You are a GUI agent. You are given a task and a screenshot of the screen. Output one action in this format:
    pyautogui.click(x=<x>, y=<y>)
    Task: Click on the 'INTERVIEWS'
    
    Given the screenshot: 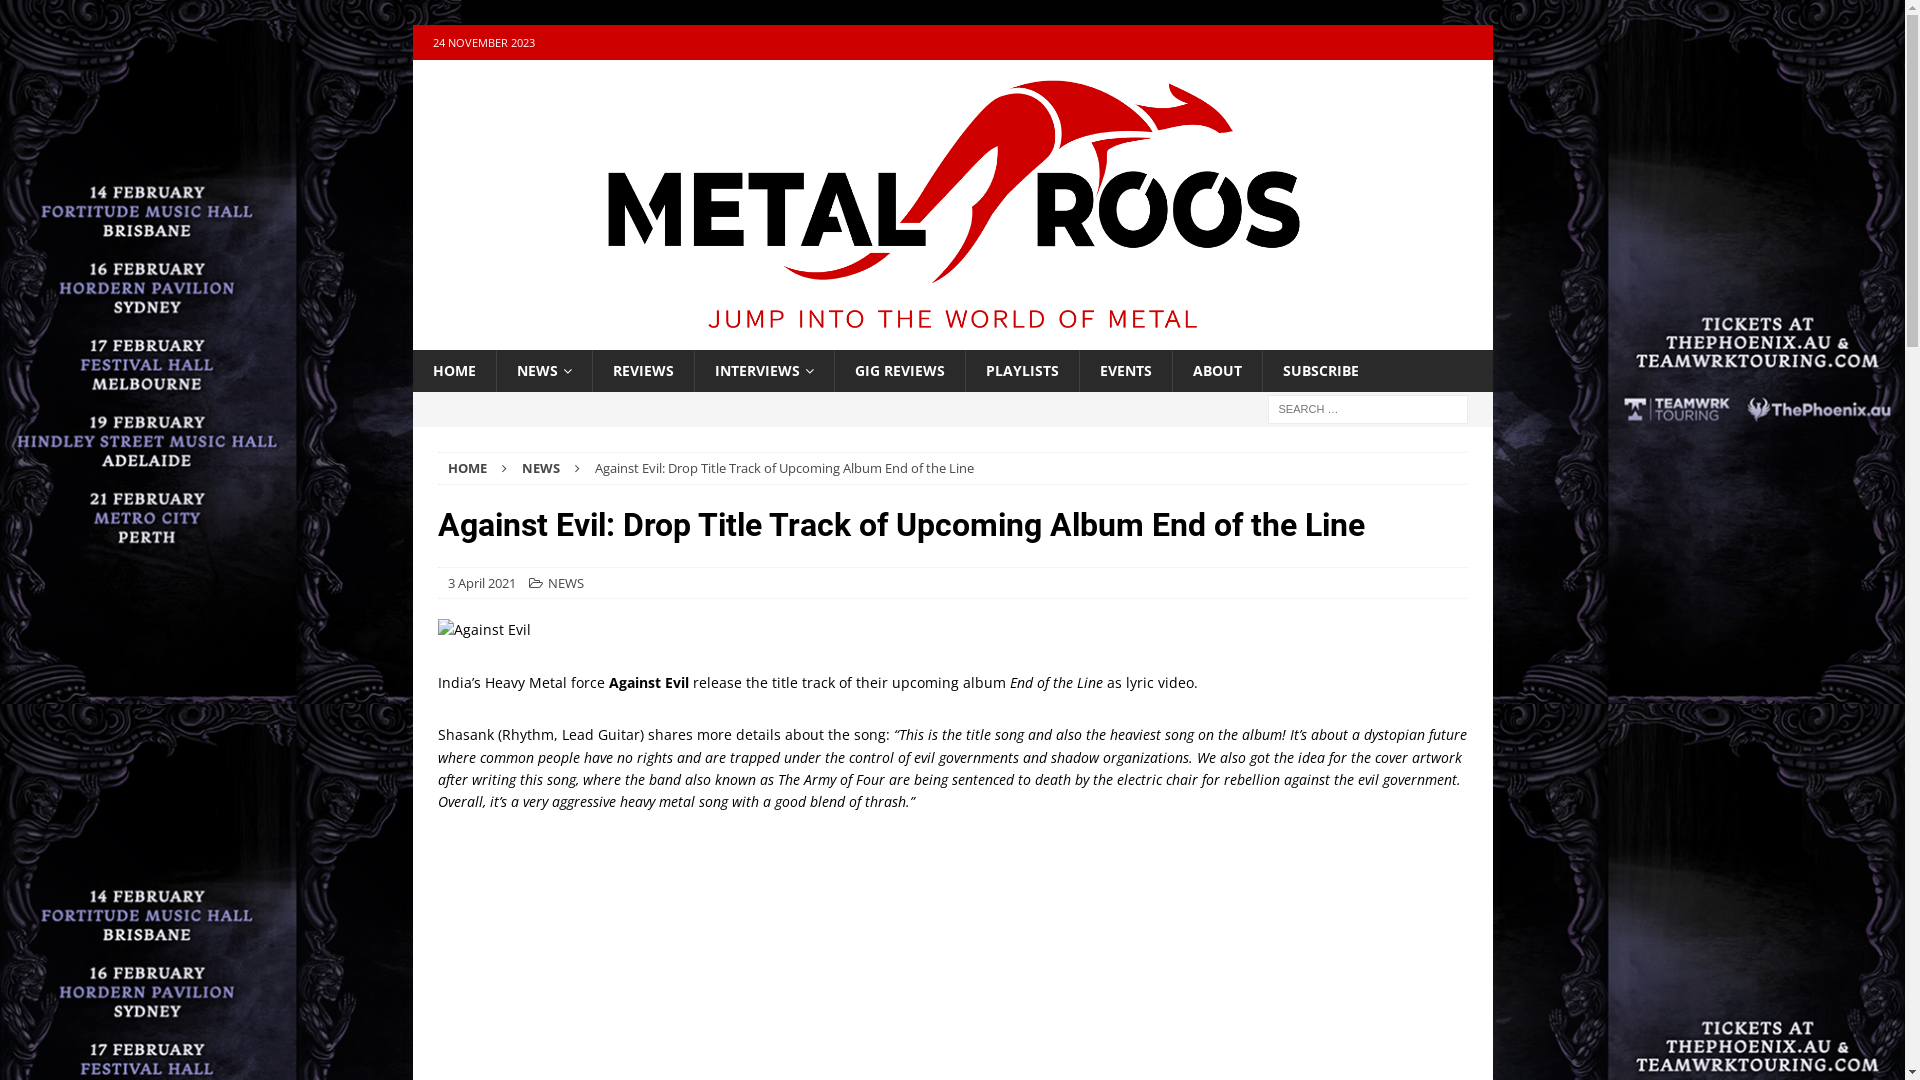 What is the action you would take?
    pyautogui.click(x=694, y=370)
    